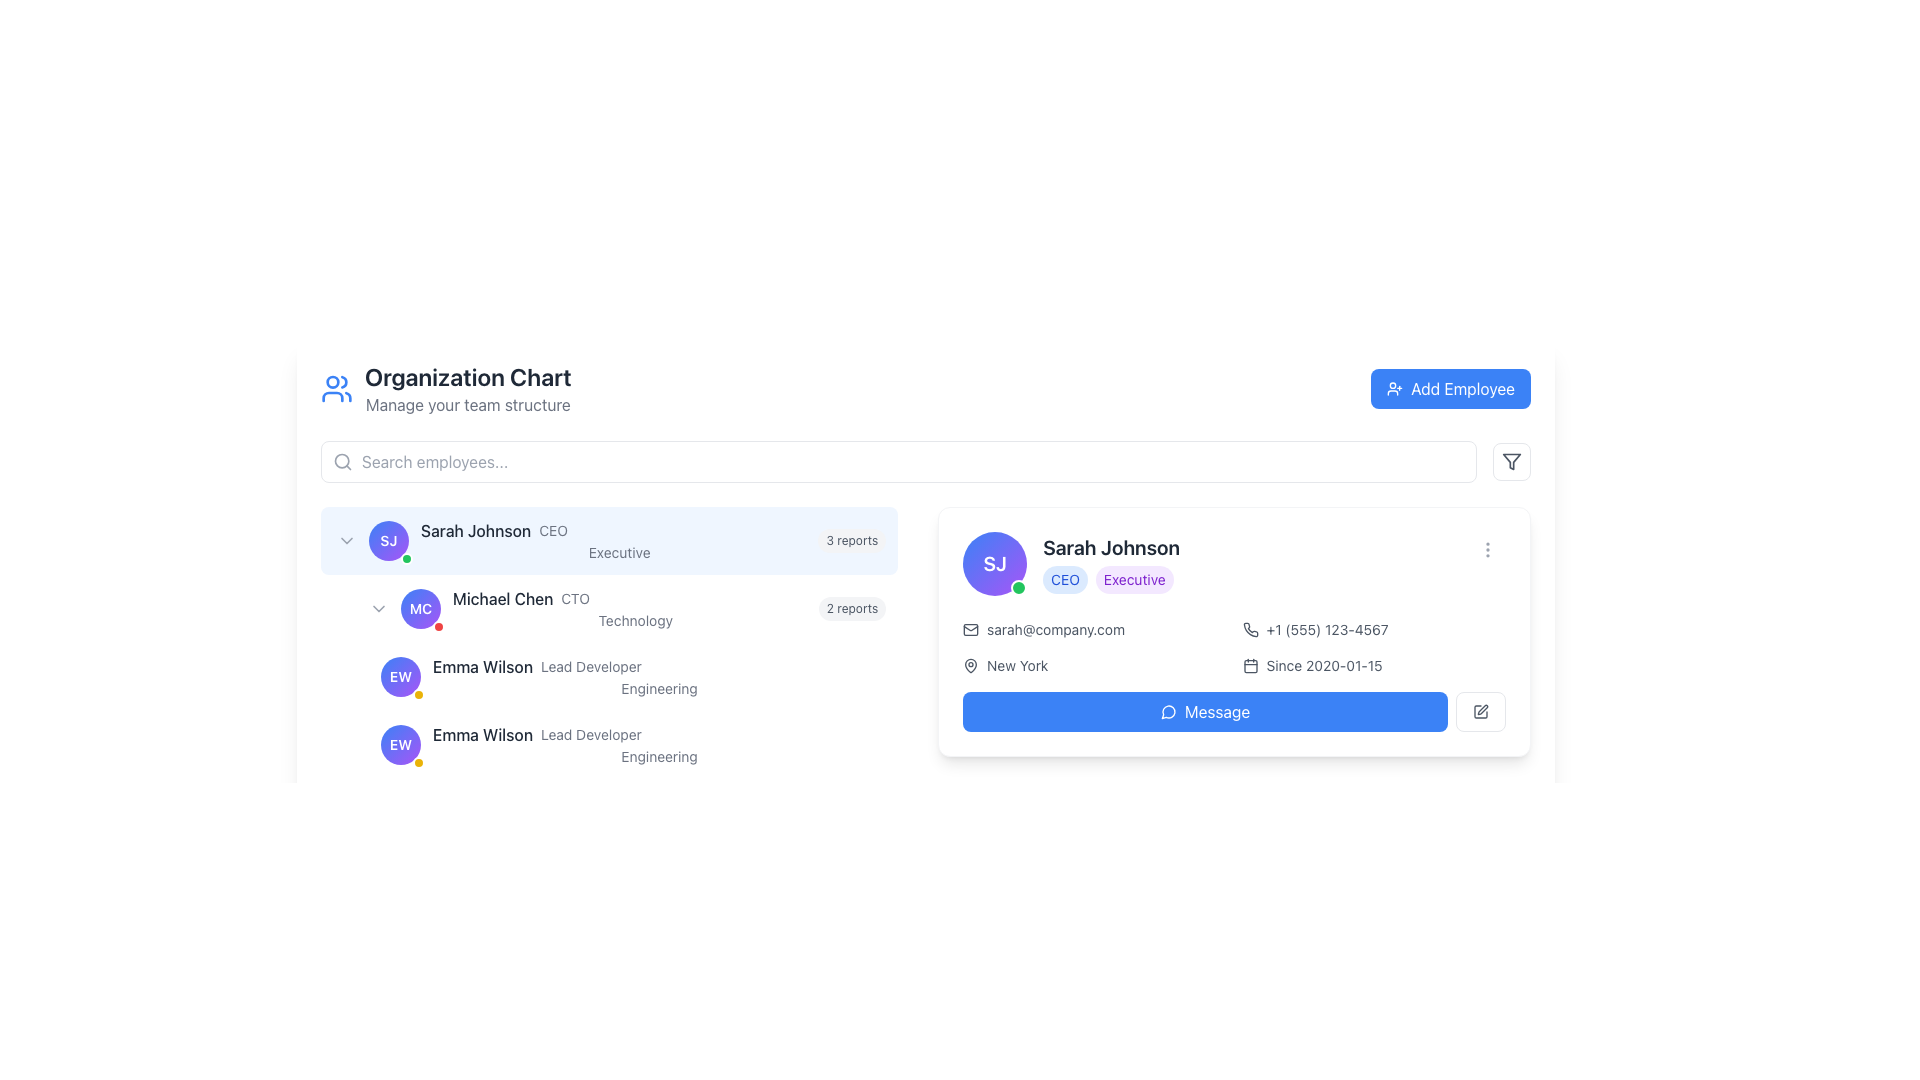 This screenshot has height=1080, width=1920. Describe the element at coordinates (406, 559) in the screenshot. I see `the small circular green Indicator Badge with a white border located at the bottom-right corner of the 'SJ' avatar` at that location.